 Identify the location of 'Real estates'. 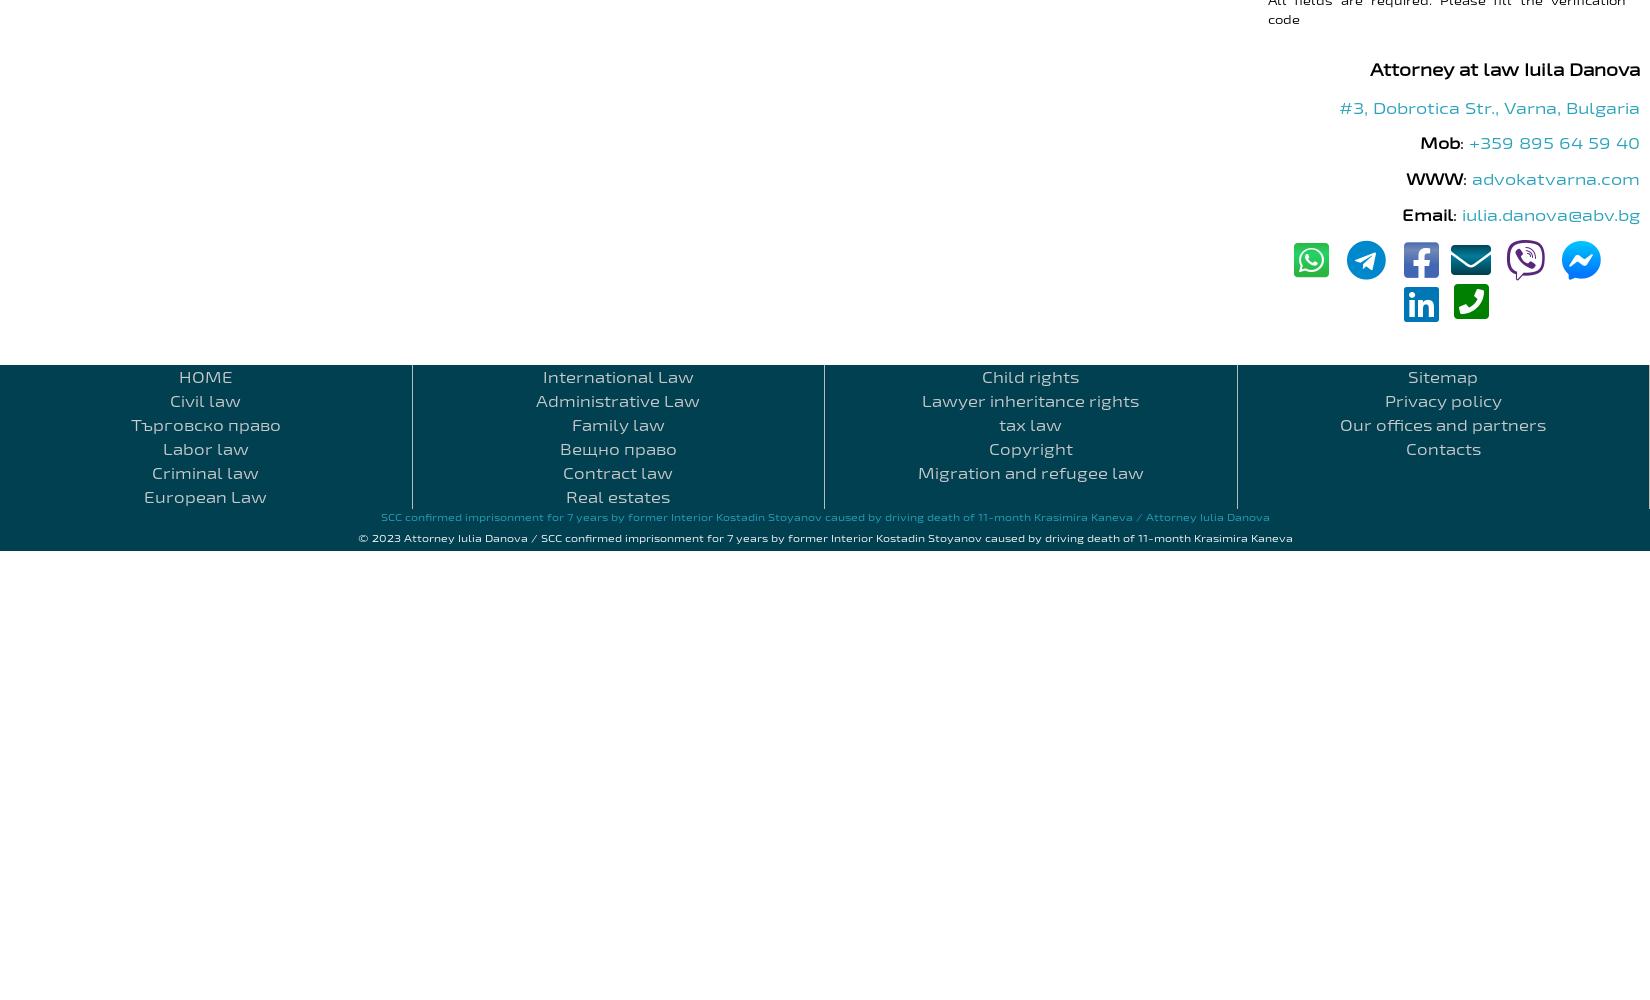
(616, 496).